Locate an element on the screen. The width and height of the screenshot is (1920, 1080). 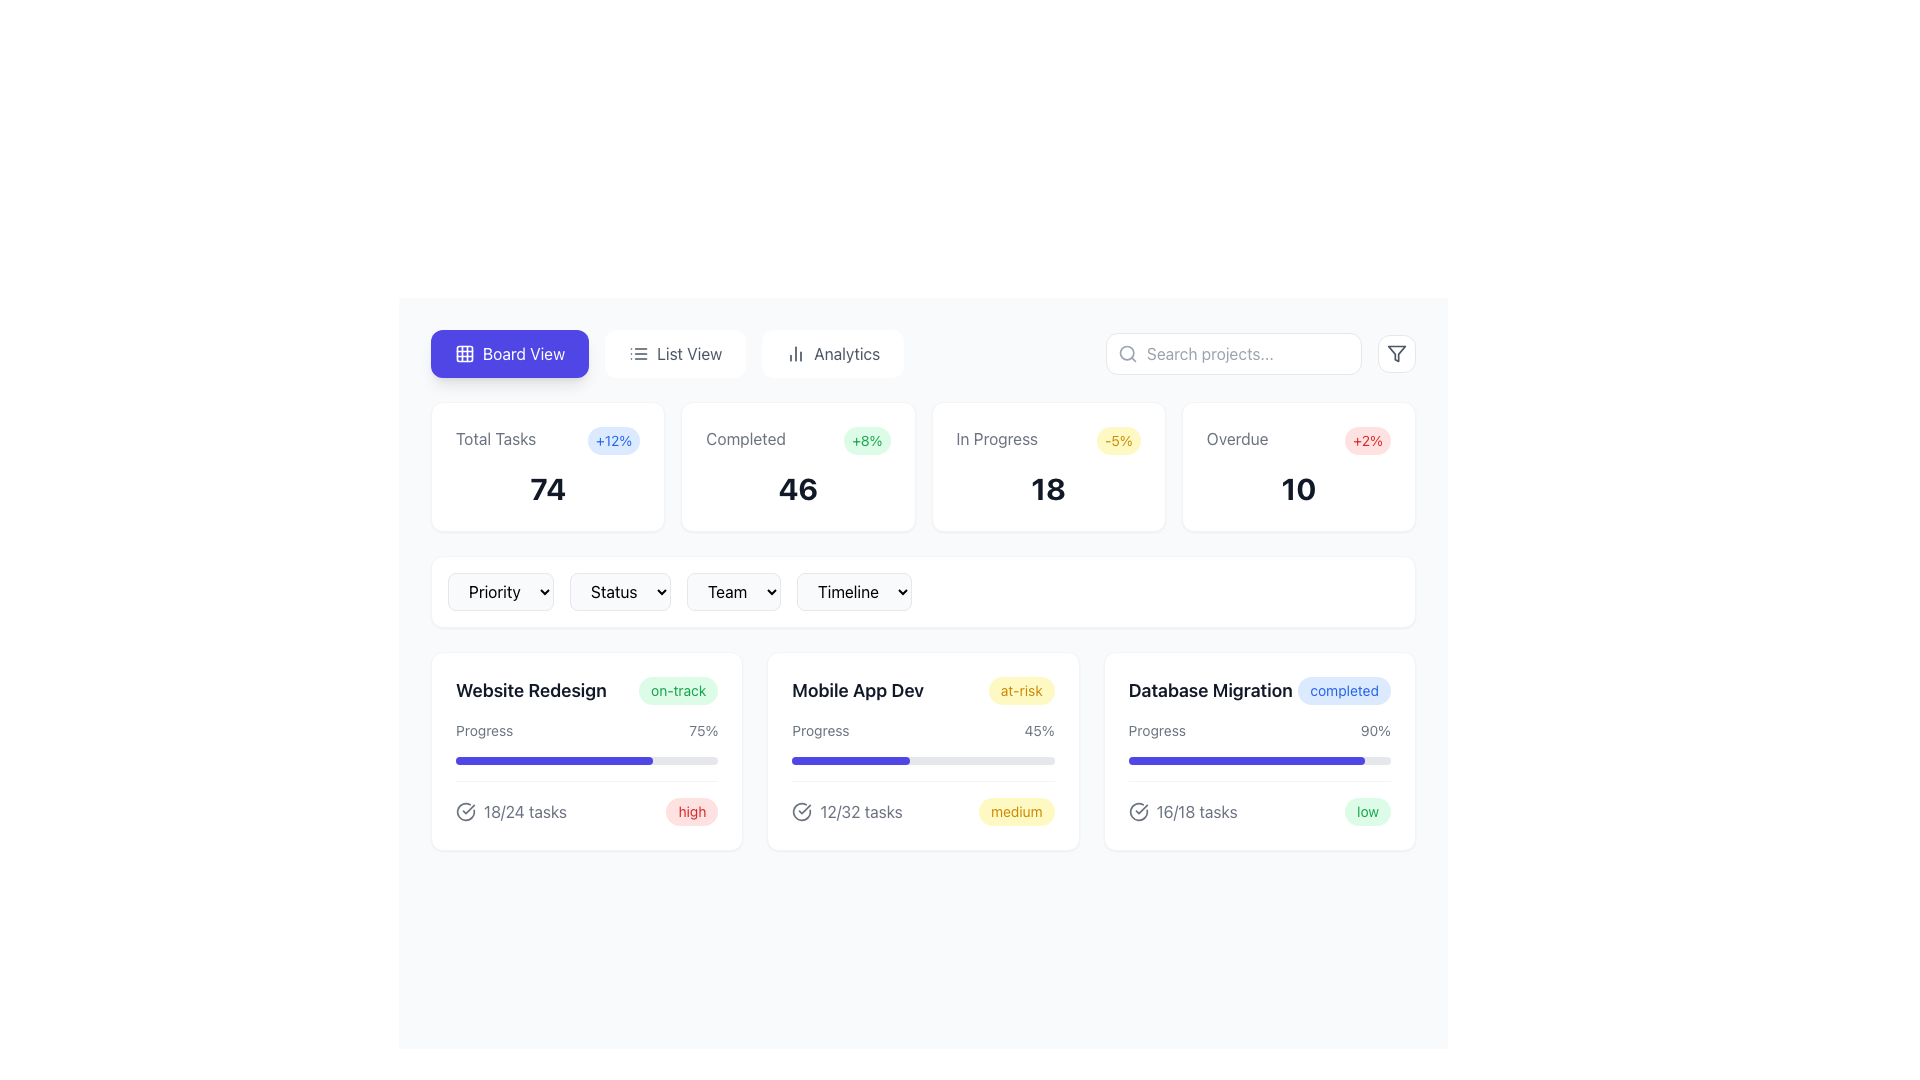
the A status label indicating that the 'Website Redesign' task is currently on track, located to the right of the phrase 'Website Redesign' is located at coordinates (678, 689).